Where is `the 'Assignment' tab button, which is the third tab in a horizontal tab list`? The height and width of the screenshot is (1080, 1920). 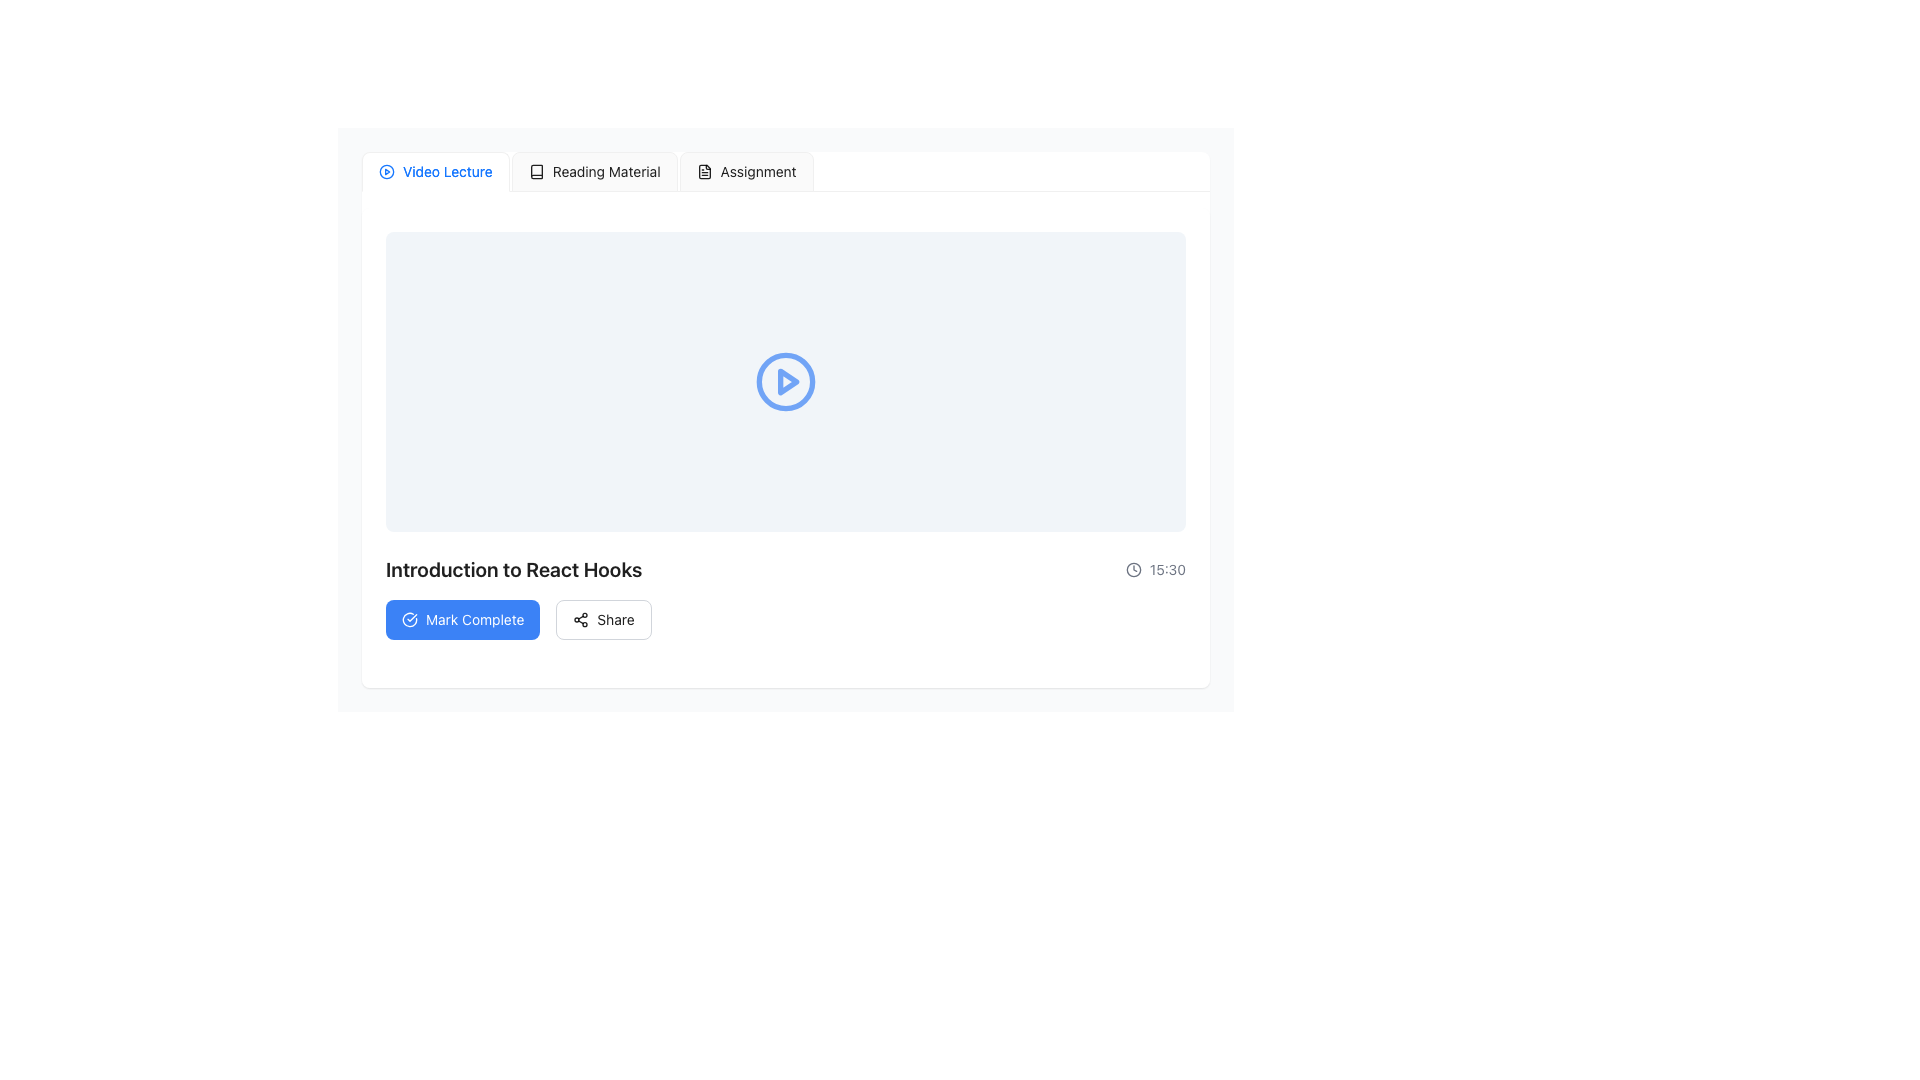 the 'Assignment' tab button, which is the third tab in a horizontal tab list is located at coordinates (745, 171).